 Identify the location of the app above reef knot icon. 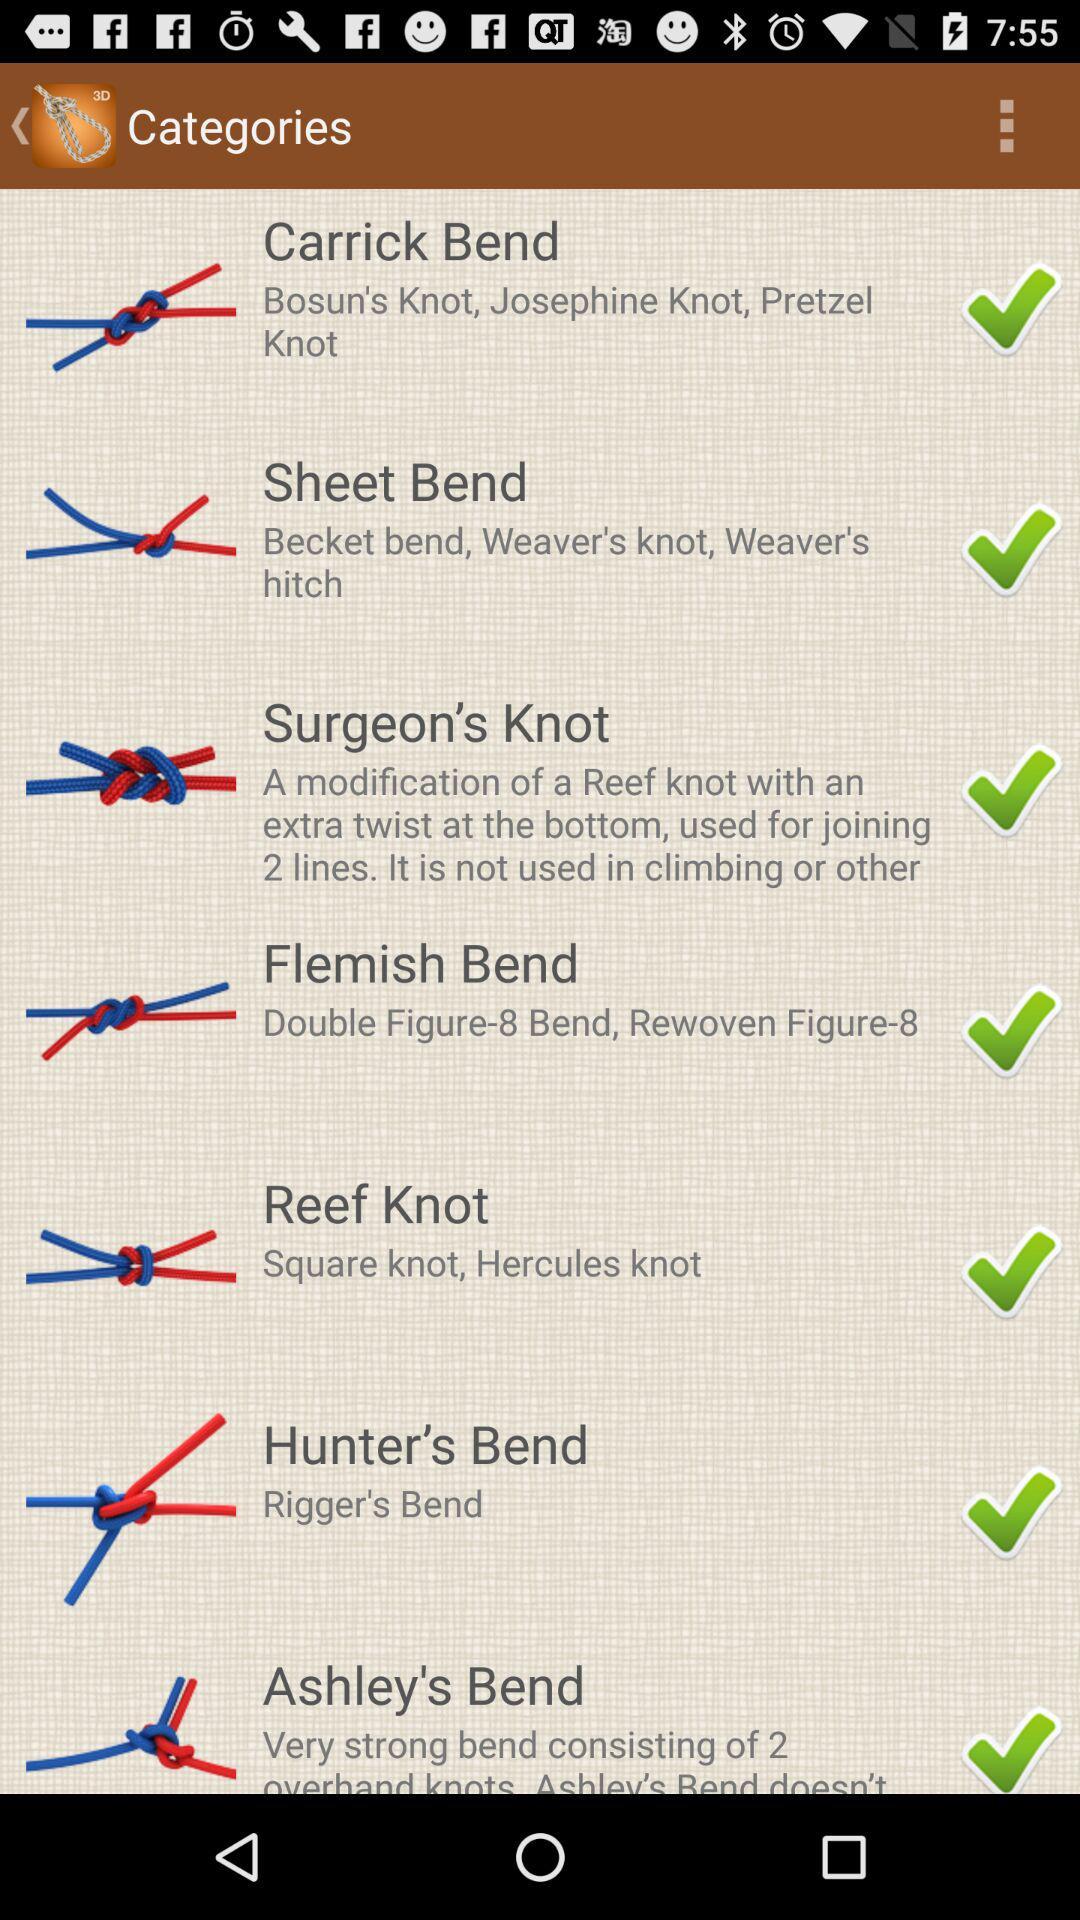
(604, 1021).